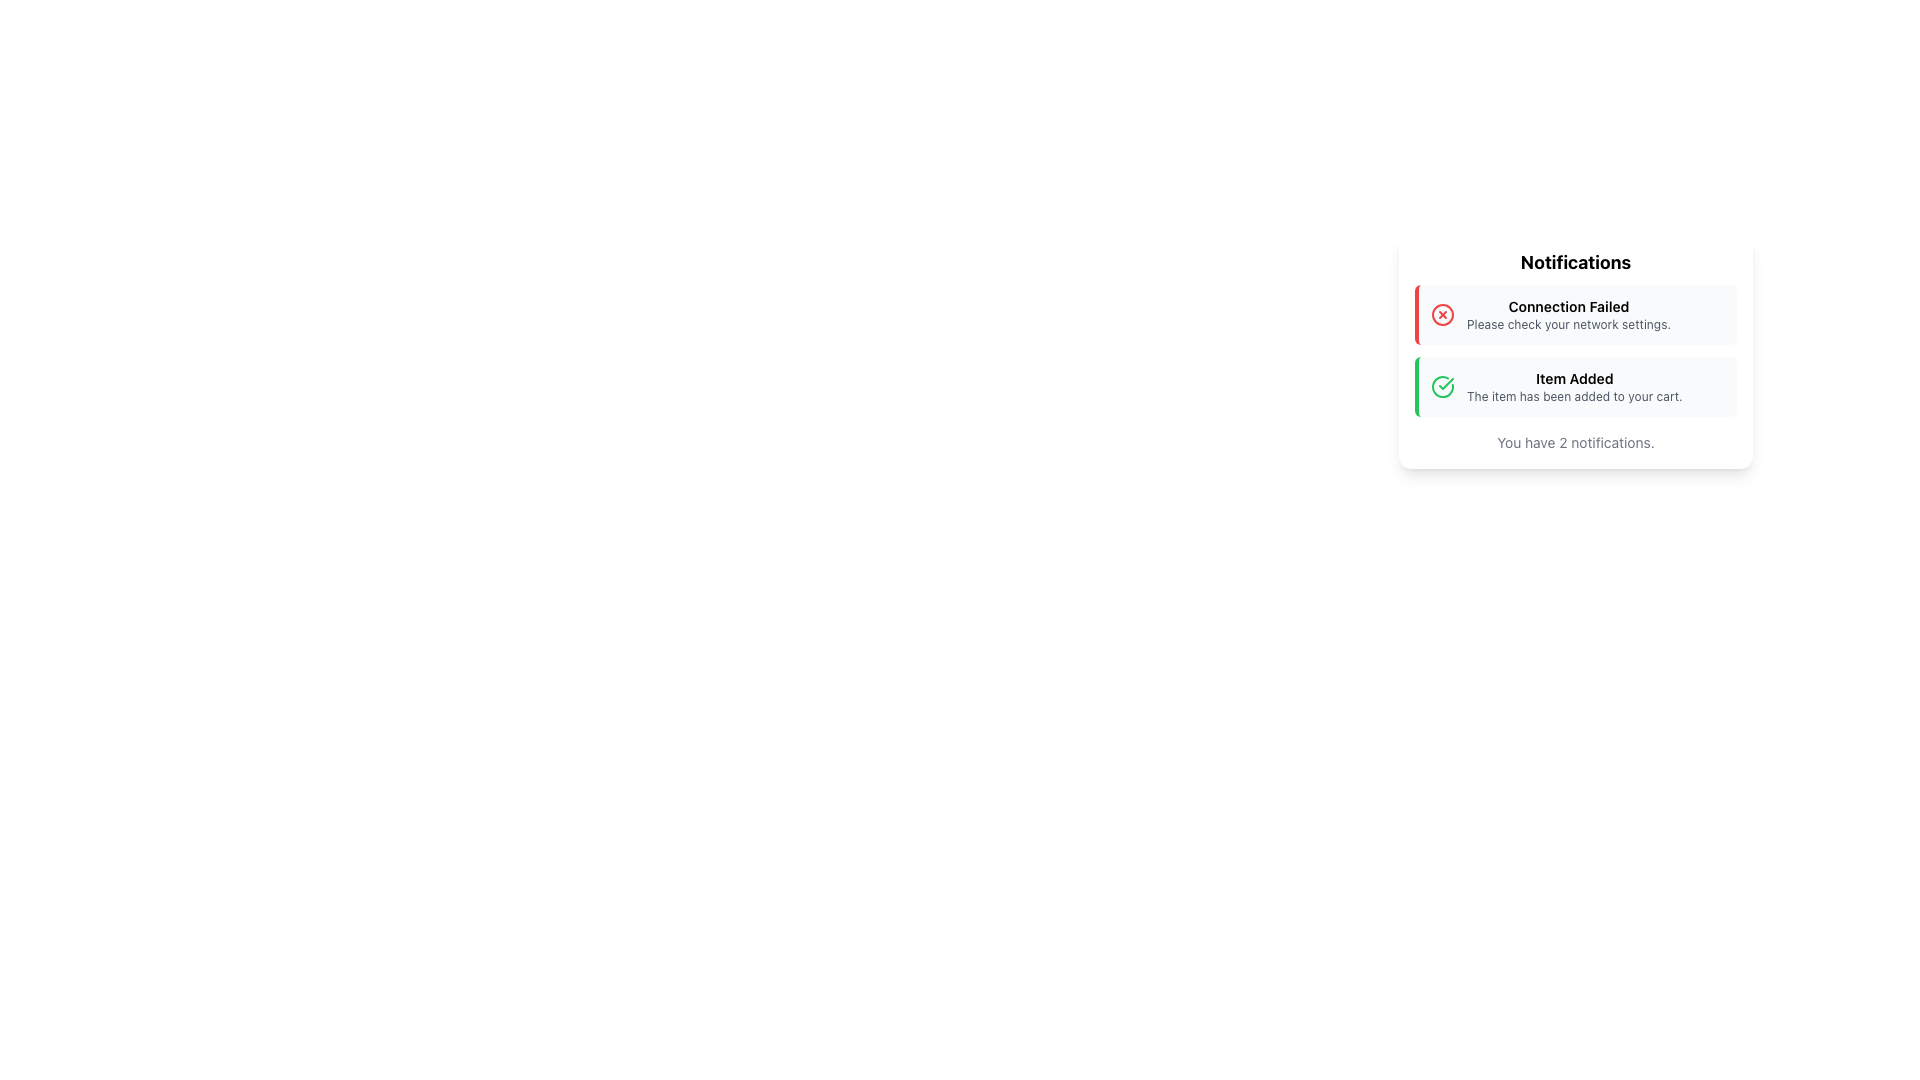 The height and width of the screenshot is (1080, 1920). Describe the element at coordinates (1568, 307) in the screenshot. I see `the title text label indicating failure of connection within the Notifications pop-up box` at that location.